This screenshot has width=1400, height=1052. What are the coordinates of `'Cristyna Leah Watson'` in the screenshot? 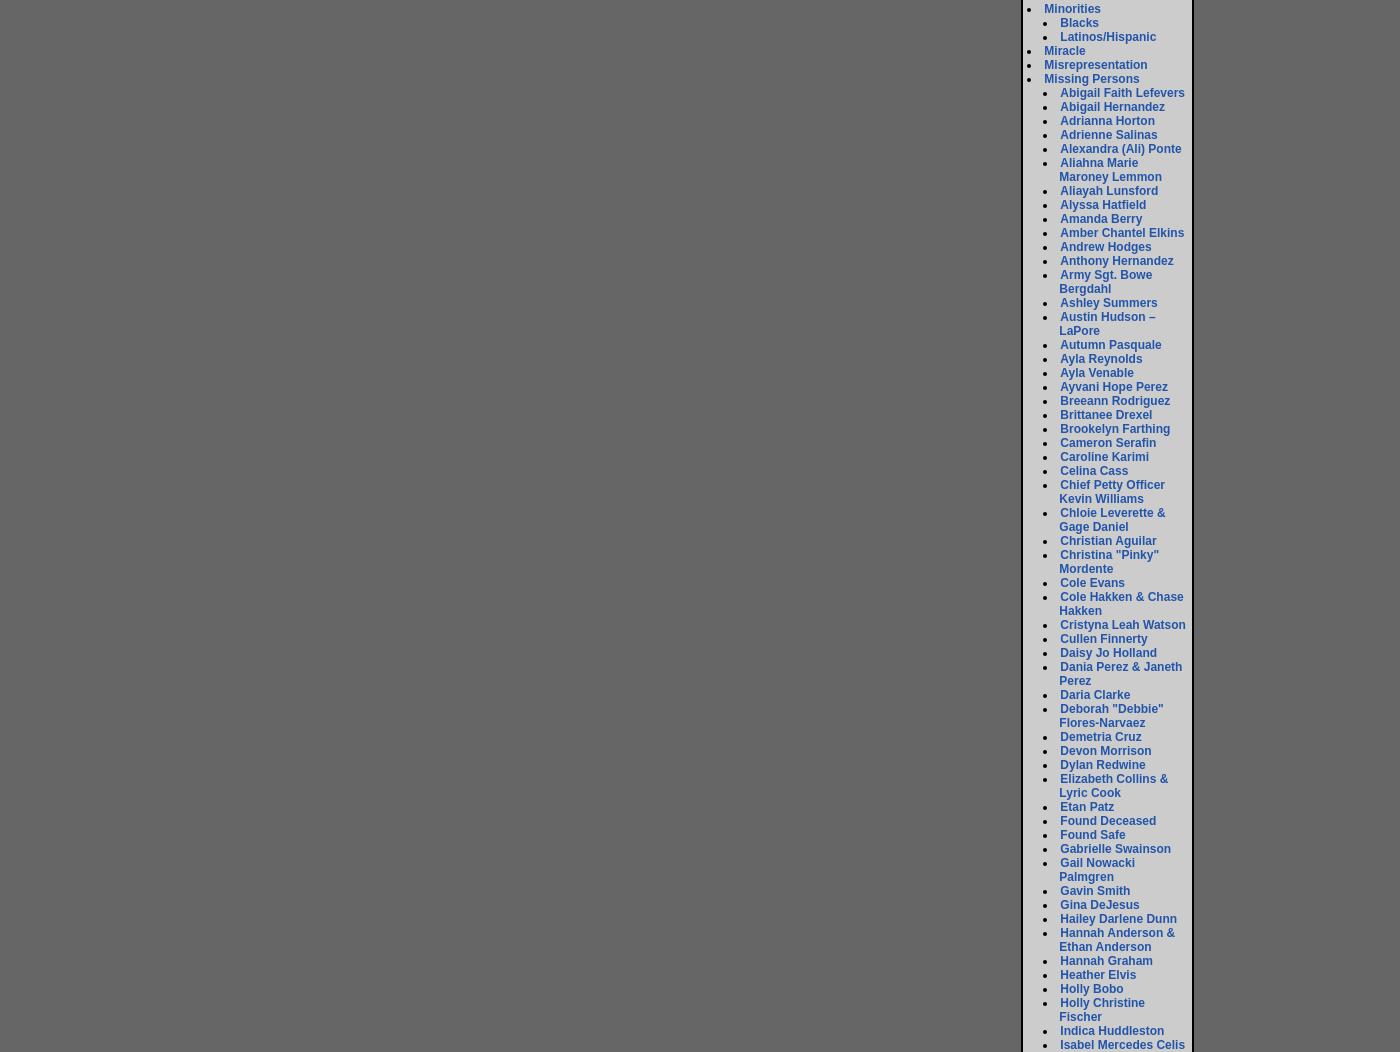 It's located at (1122, 624).